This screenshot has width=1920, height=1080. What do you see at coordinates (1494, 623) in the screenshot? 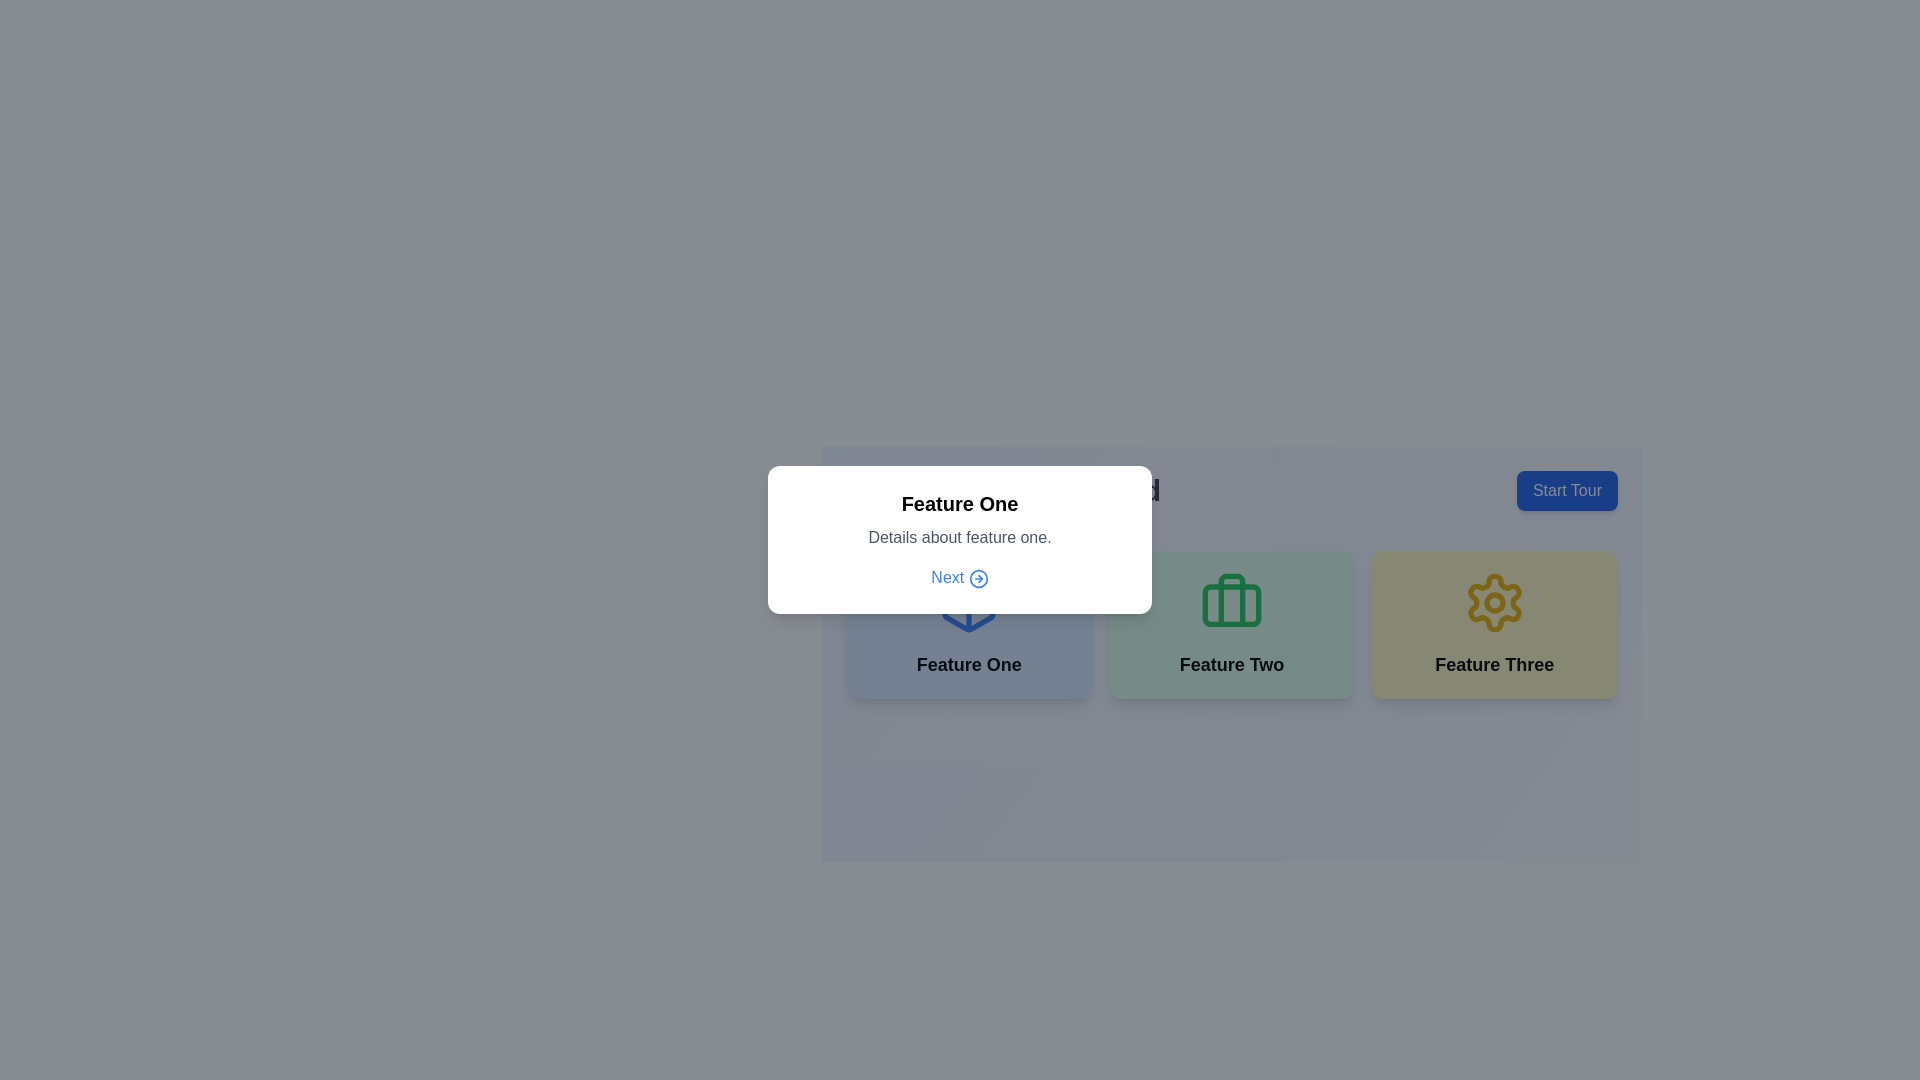
I see `title 'Feature Three' and observe its icon from the descriptive card located in the bottom-right section of the grid layout` at bounding box center [1494, 623].